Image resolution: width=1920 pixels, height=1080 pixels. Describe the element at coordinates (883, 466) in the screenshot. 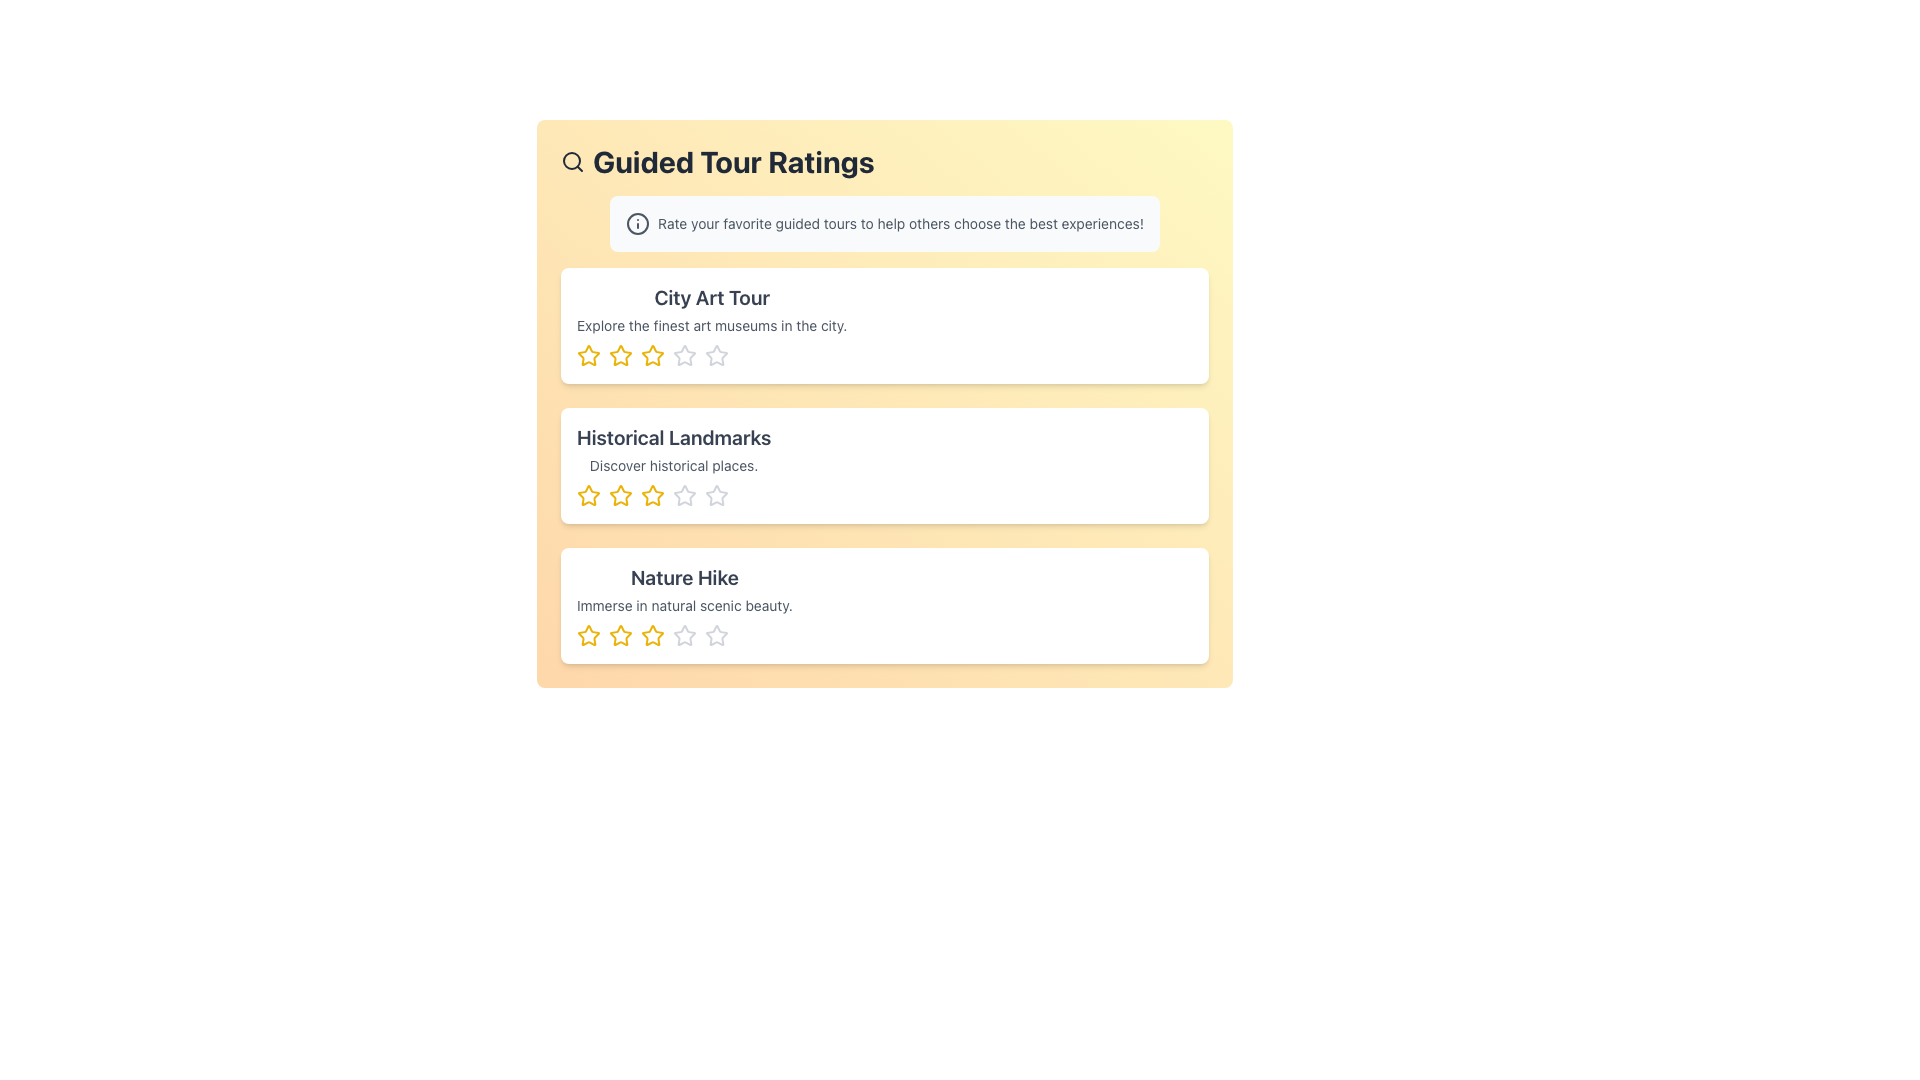

I see `the Informational module titled 'Historical Landmarks', which features a white background, a bold title, a description, and star rating functionality` at that location.